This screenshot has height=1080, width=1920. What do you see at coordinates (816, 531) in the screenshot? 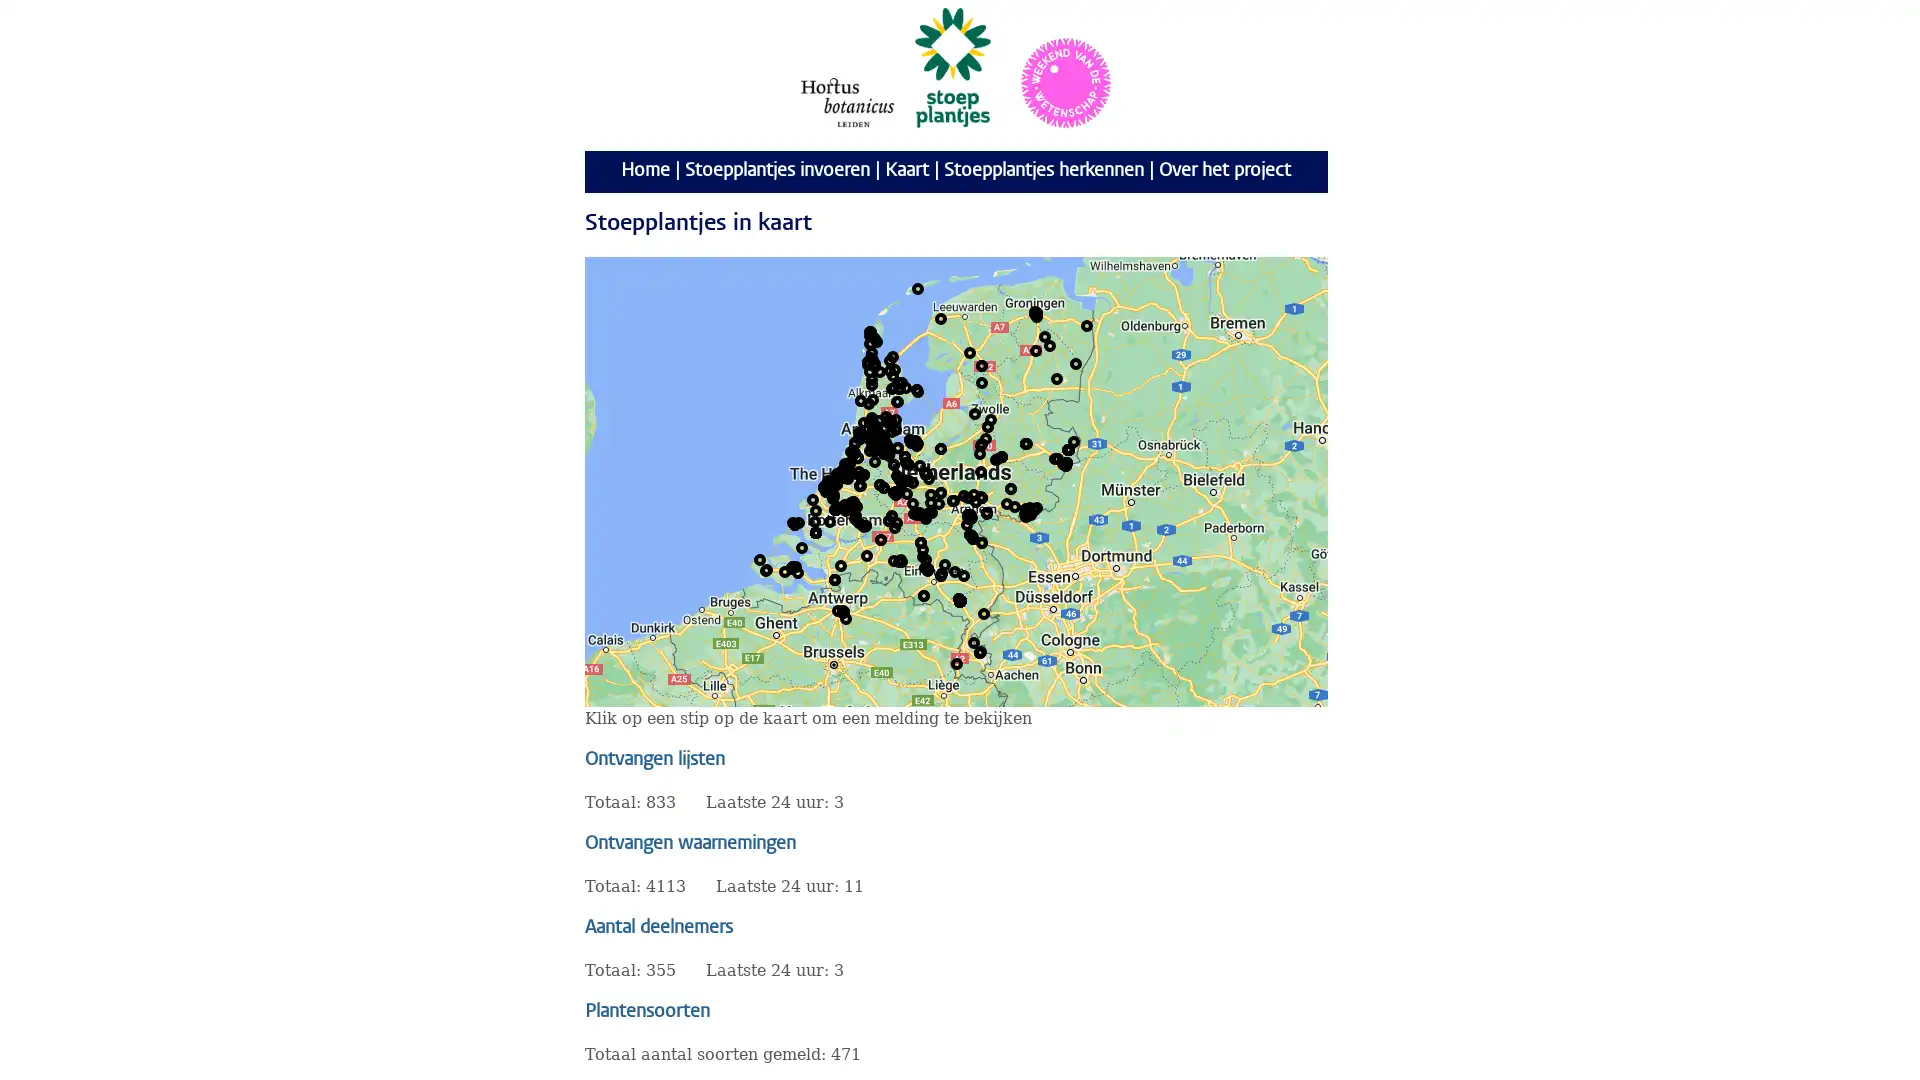
I see `Telling van op 03 juni 2022` at bounding box center [816, 531].